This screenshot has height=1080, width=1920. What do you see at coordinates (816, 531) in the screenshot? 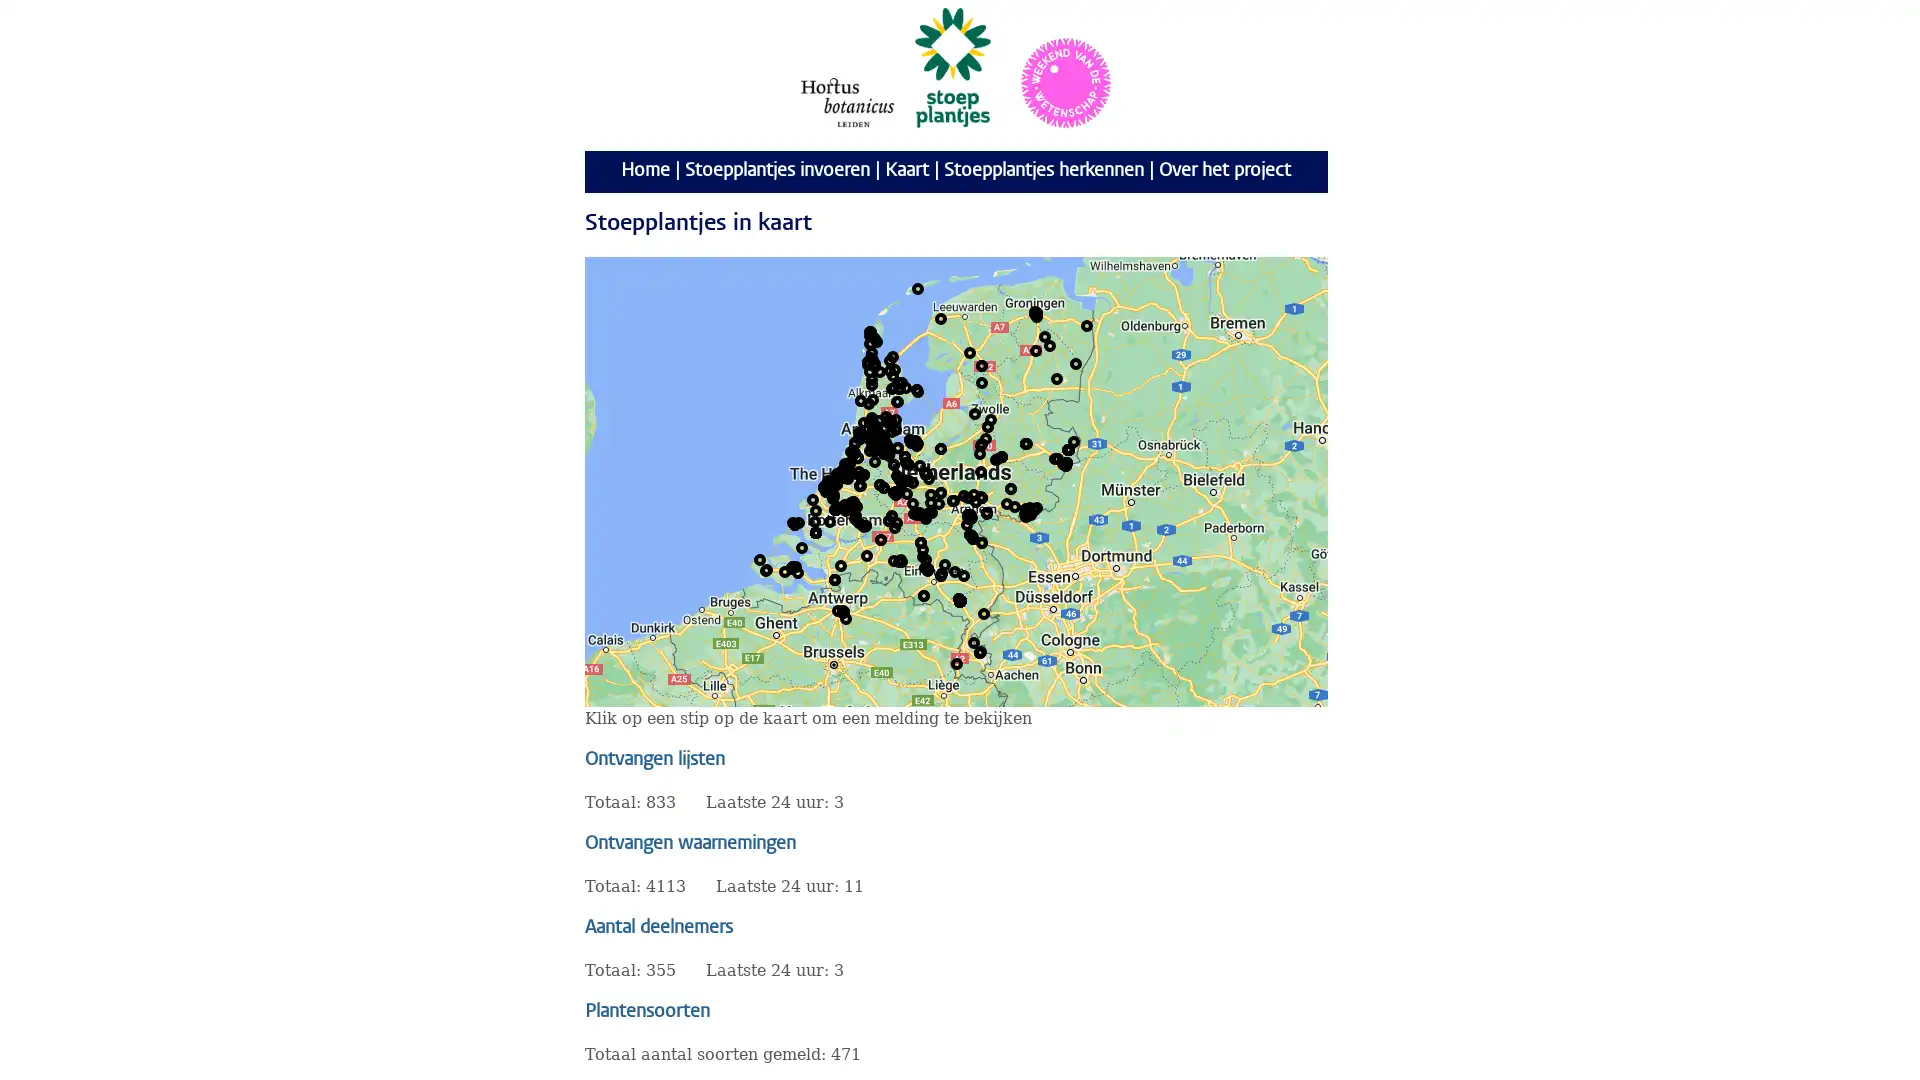
I see `Telling van op 03 juni 2022` at bounding box center [816, 531].